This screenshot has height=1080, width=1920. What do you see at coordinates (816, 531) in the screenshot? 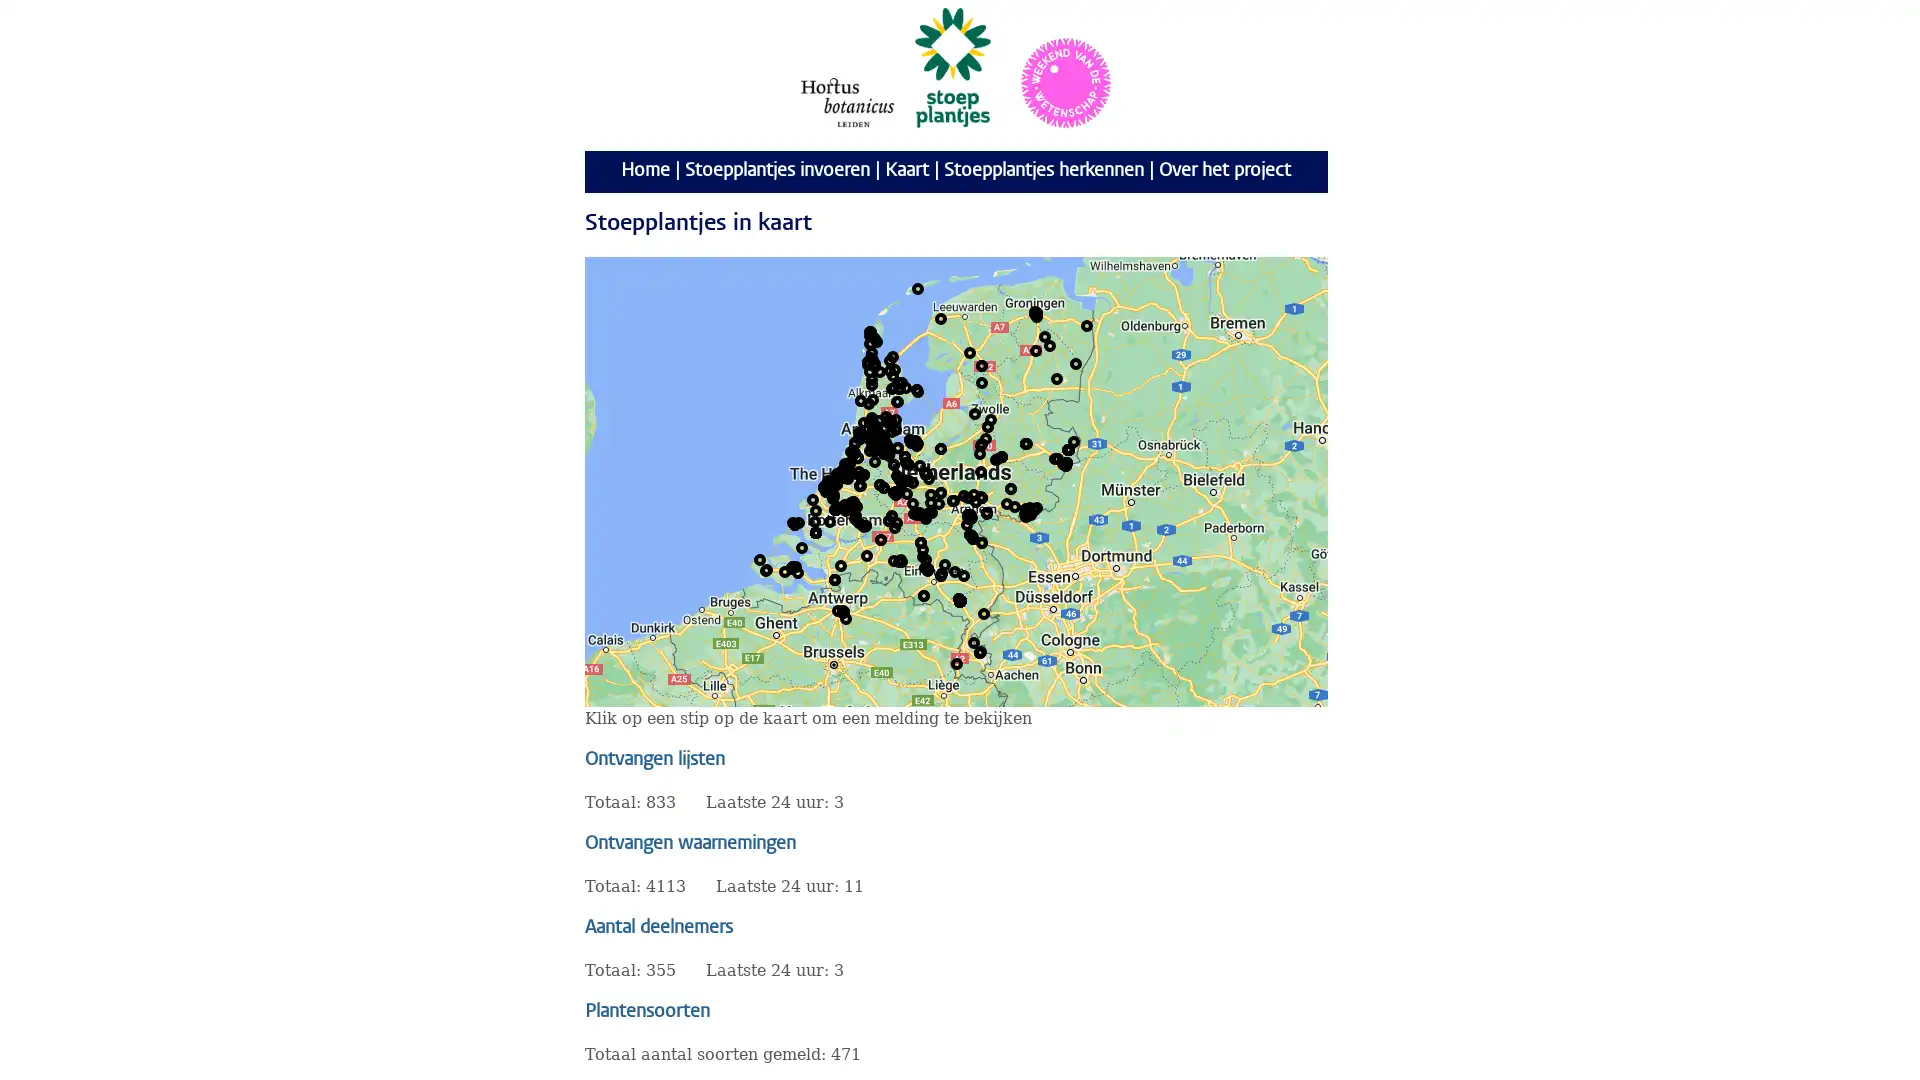
I see `Telling van op 03 juni 2022` at bounding box center [816, 531].